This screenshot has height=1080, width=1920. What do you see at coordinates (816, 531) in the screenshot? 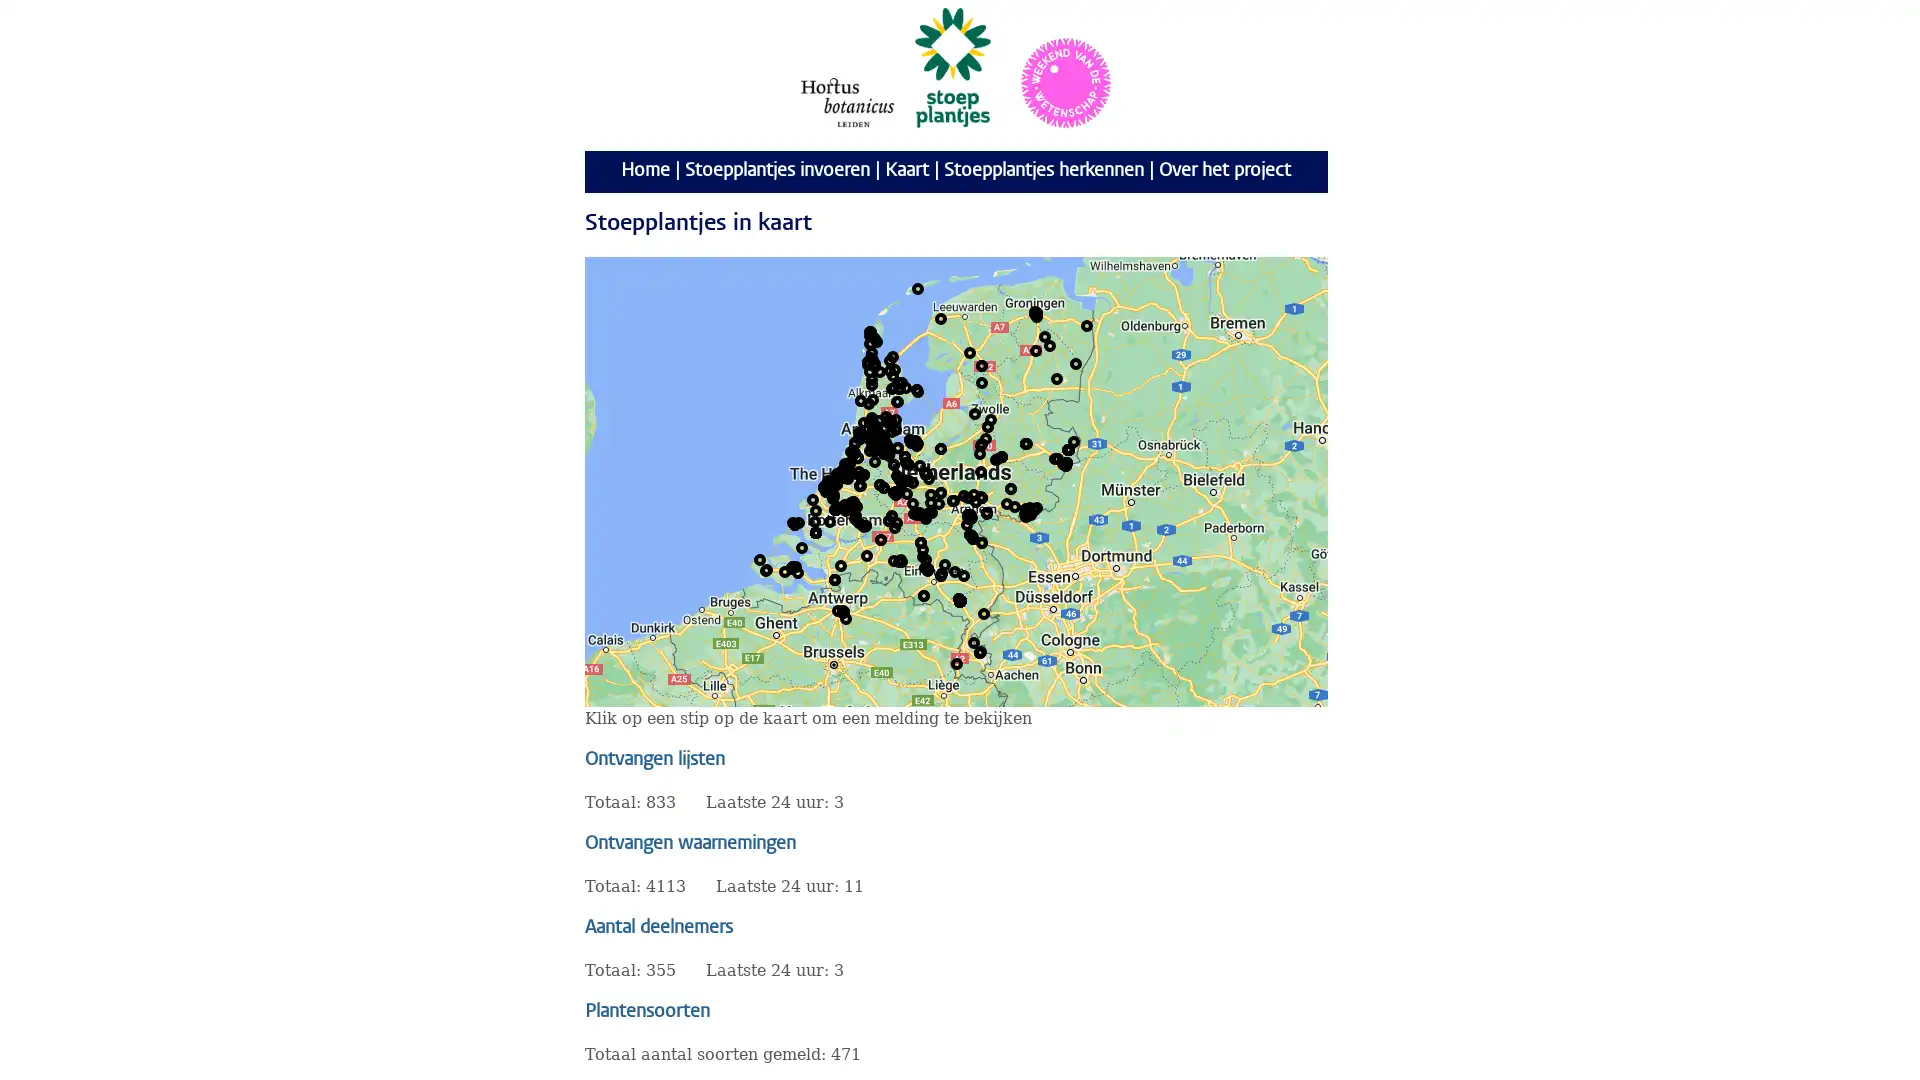
I see `Telling van op 03 juni 2022` at bounding box center [816, 531].